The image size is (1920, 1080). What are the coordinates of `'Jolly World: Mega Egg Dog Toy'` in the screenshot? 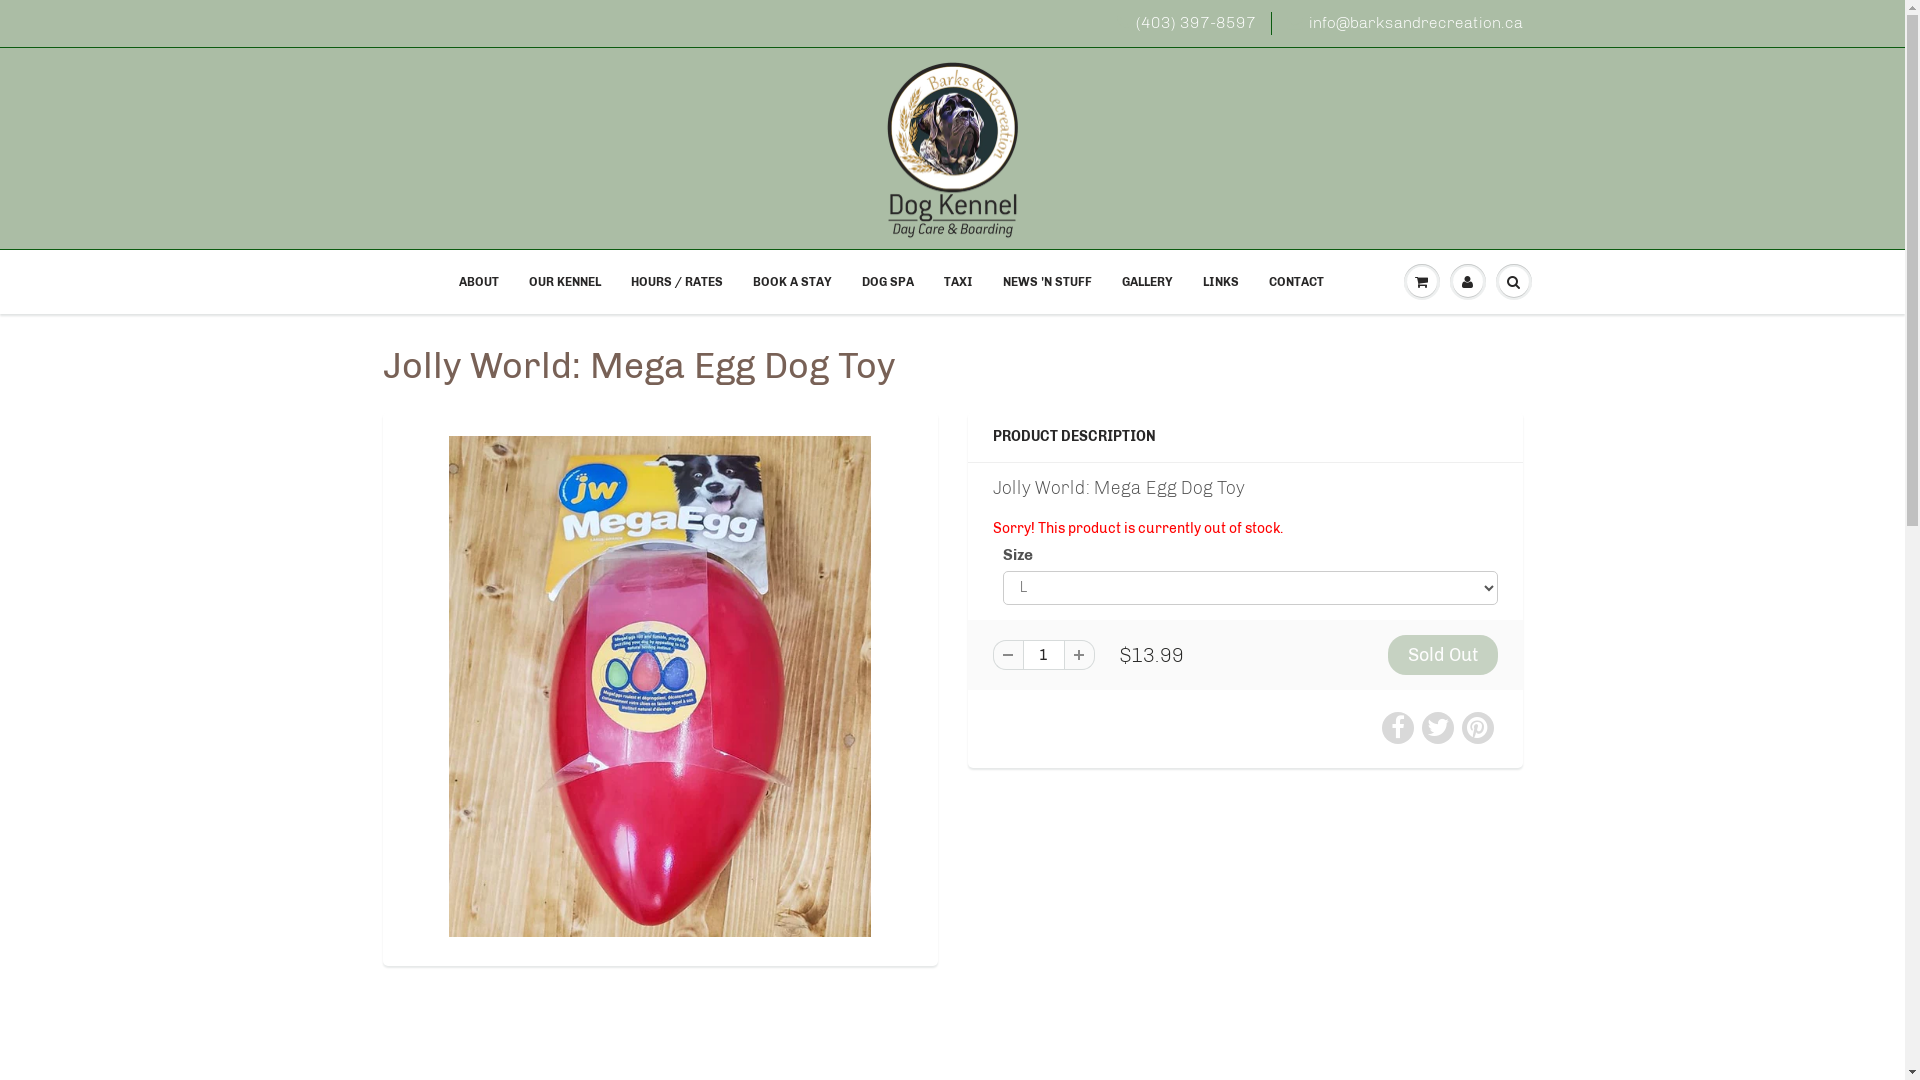 It's located at (660, 685).